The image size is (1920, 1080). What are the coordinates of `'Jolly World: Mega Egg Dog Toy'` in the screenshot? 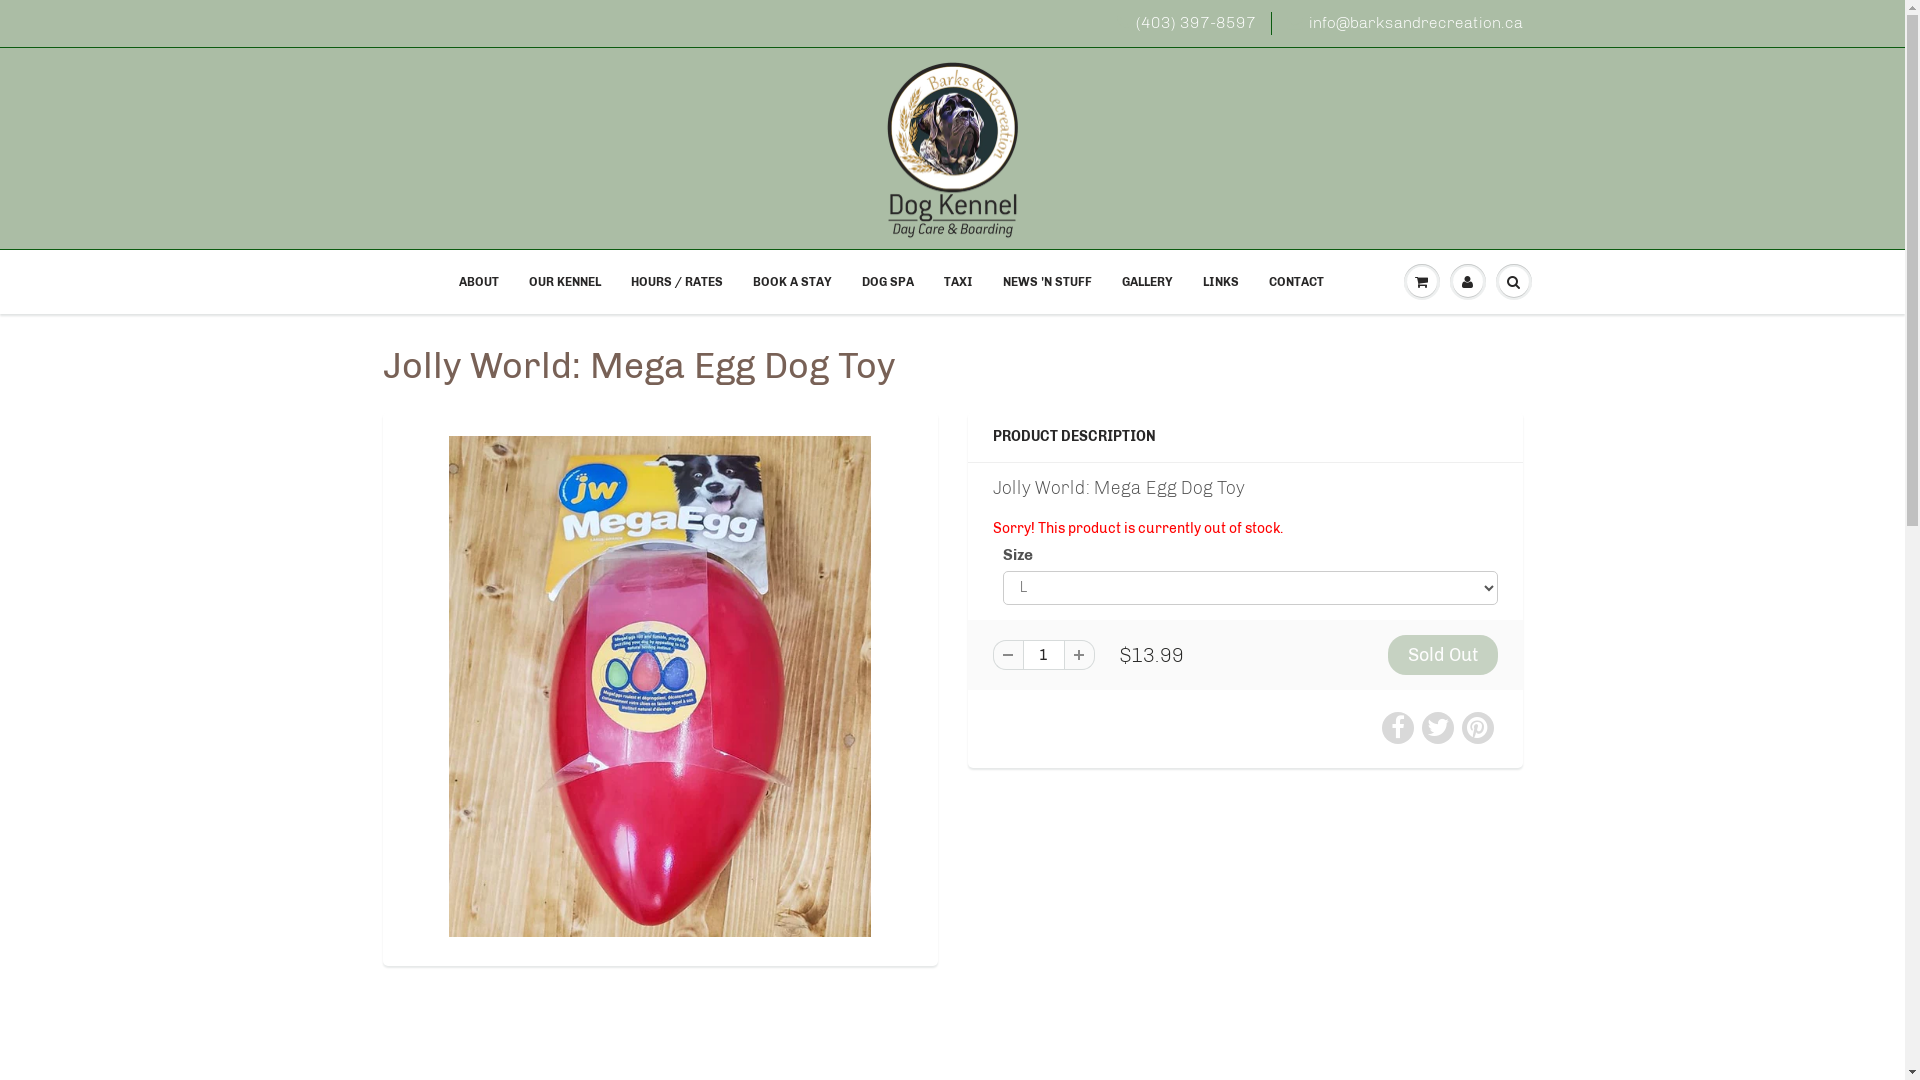 It's located at (660, 685).